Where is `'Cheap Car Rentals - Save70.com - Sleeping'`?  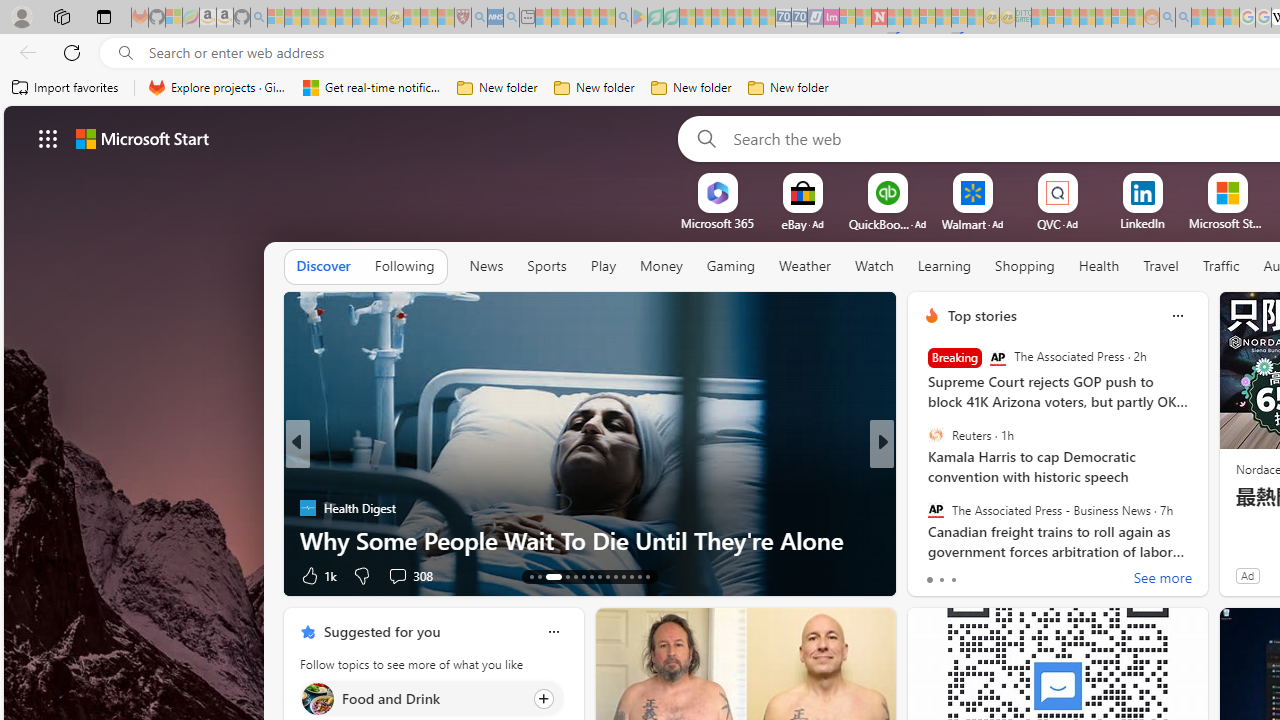
'Cheap Car Rentals - Save70.com - Sleeping' is located at coordinates (782, 17).